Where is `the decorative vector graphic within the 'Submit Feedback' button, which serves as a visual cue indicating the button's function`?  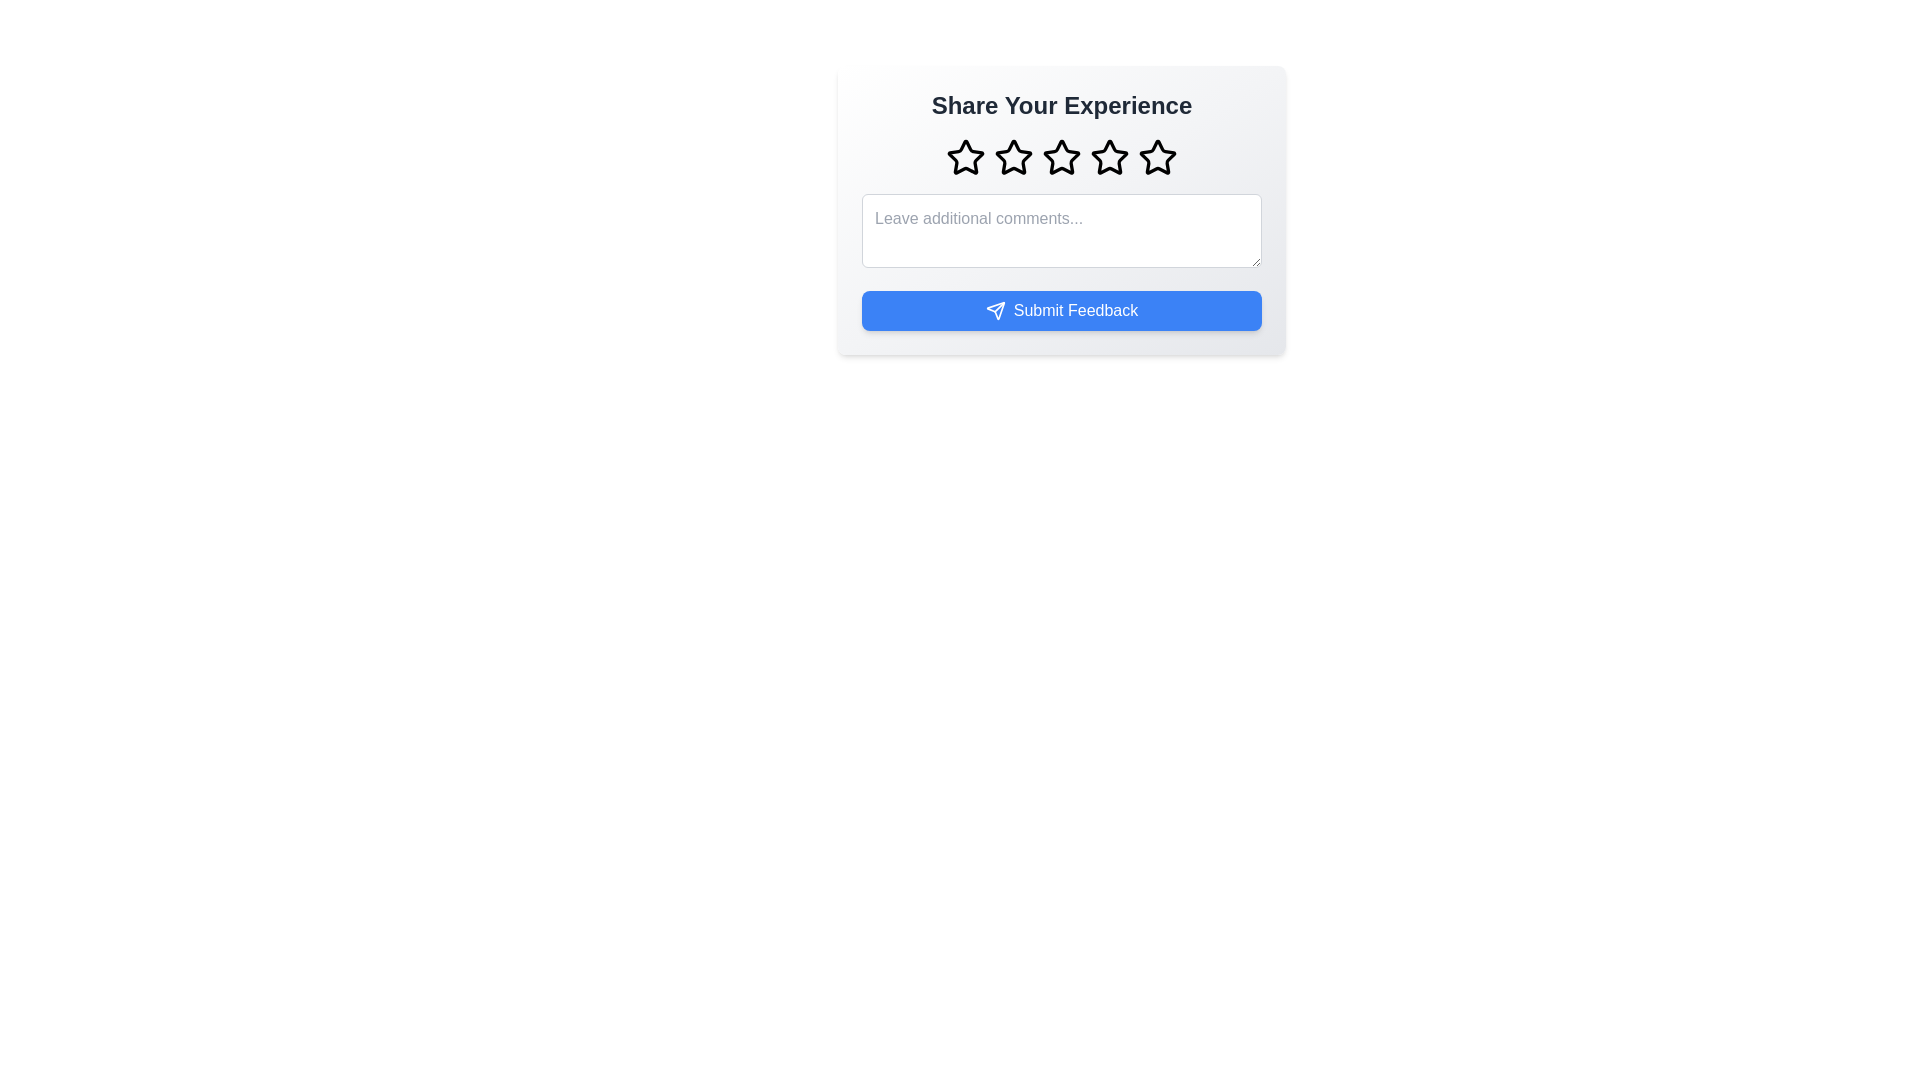
the decorative vector graphic within the 'Submit Feedback' button, which serves as a visual cue indicating the button's function is located at coordinates (995, 311).